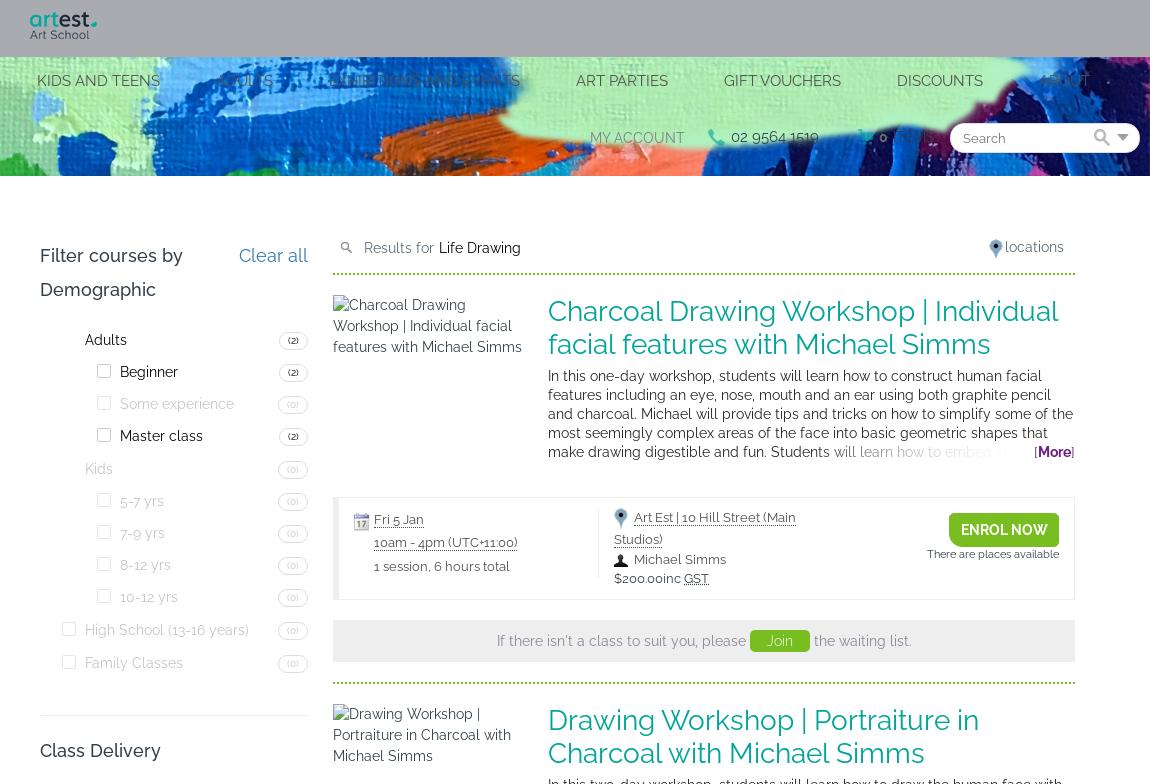 Image resolution: width=1150 pixels, height=784 pixels. What do you see at coordinates (97, 80) in the screenshot?
I see `'Kids and Teens'` at bounding box center [97, 80].